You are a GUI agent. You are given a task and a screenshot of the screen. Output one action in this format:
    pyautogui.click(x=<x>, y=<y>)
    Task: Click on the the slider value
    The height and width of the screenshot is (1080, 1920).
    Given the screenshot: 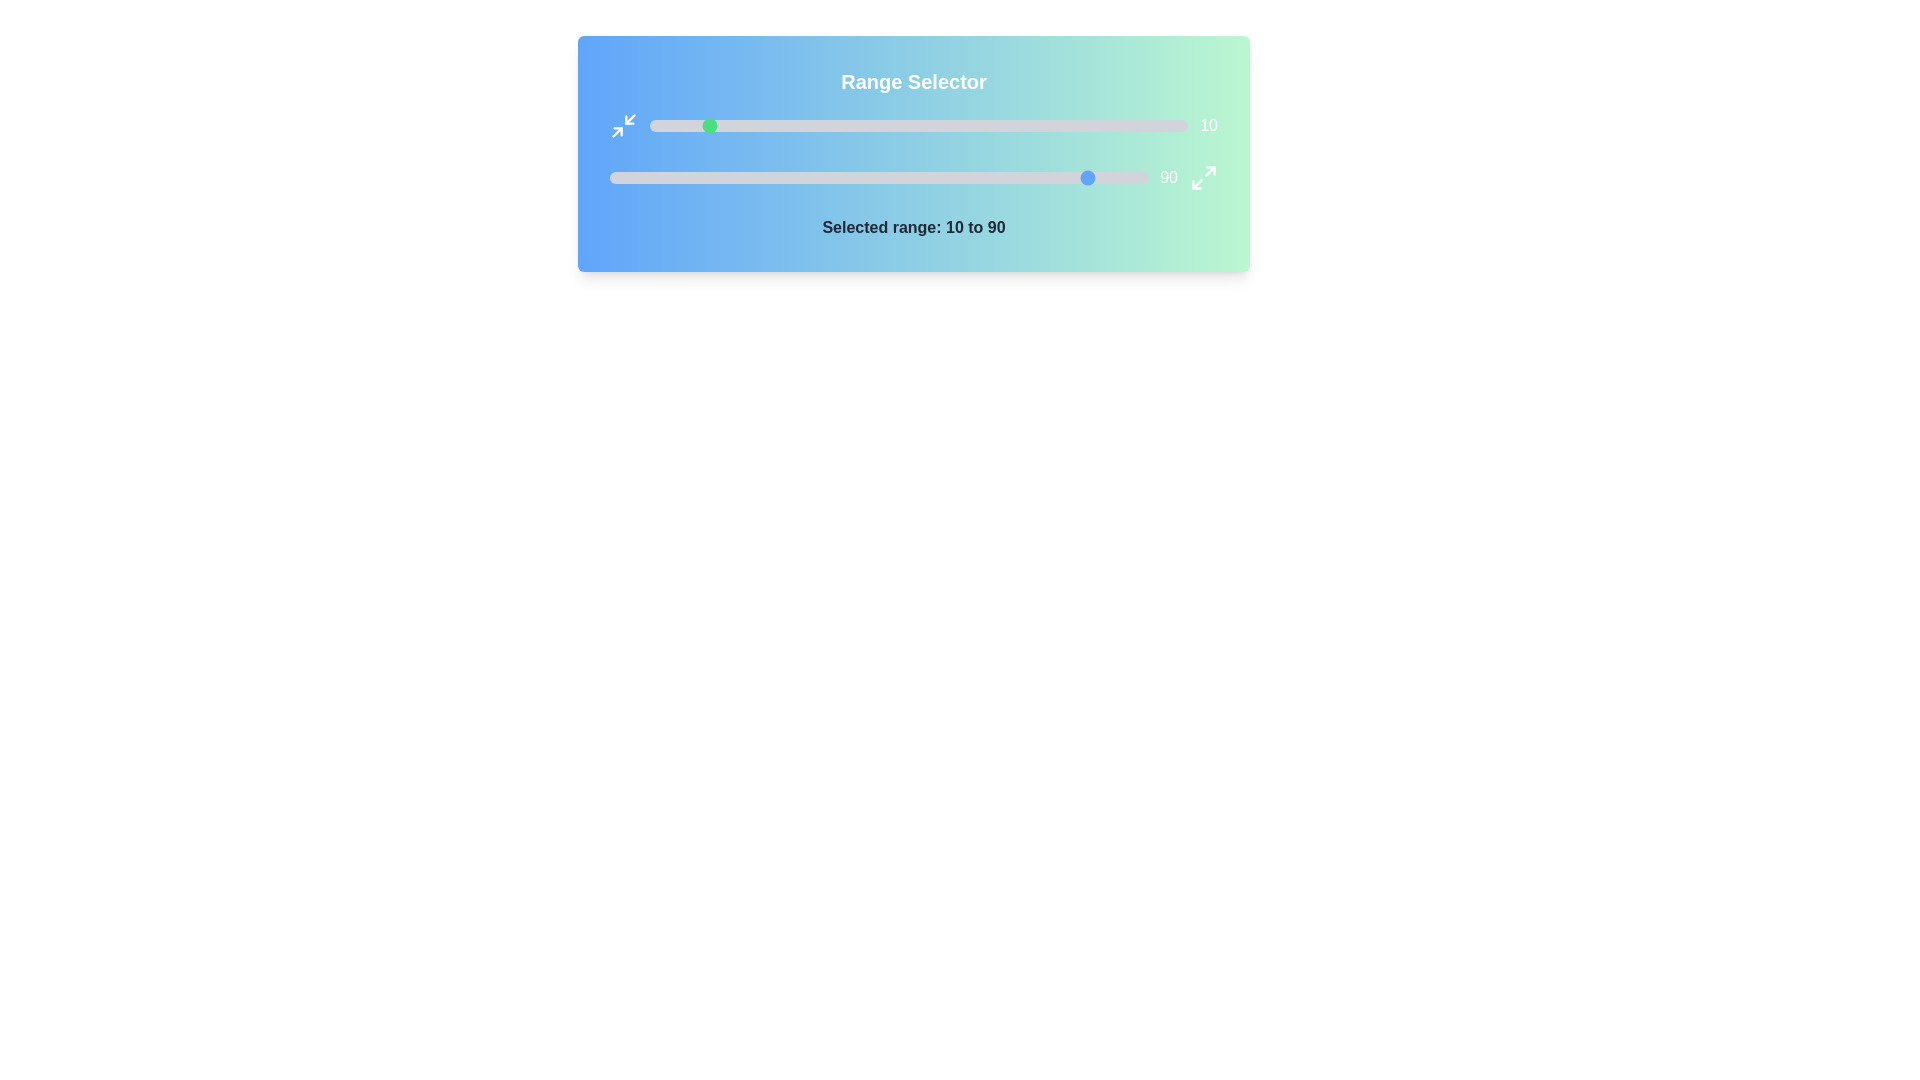 What is the action you would take?
    pyautogui.click(x=669, y=176)
    